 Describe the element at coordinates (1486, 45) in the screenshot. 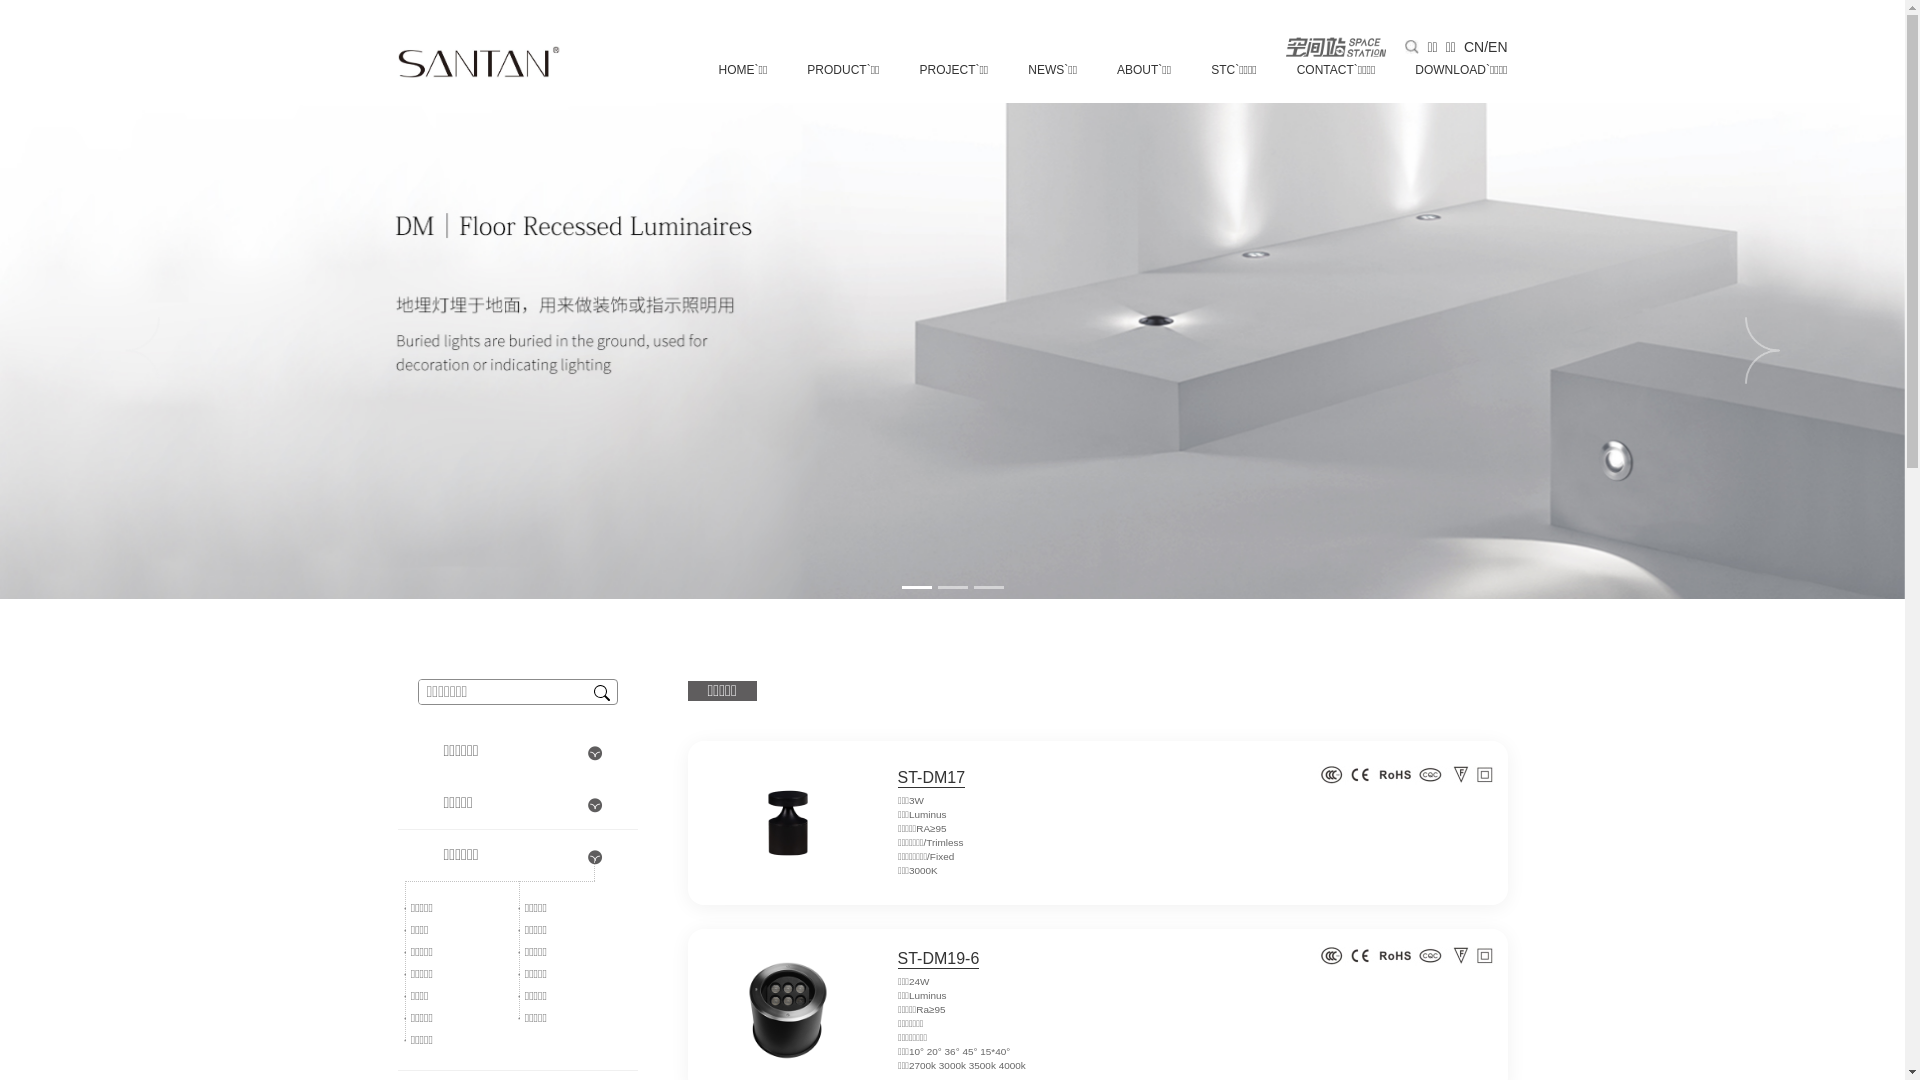

I see `'CN/EN'` at that location.